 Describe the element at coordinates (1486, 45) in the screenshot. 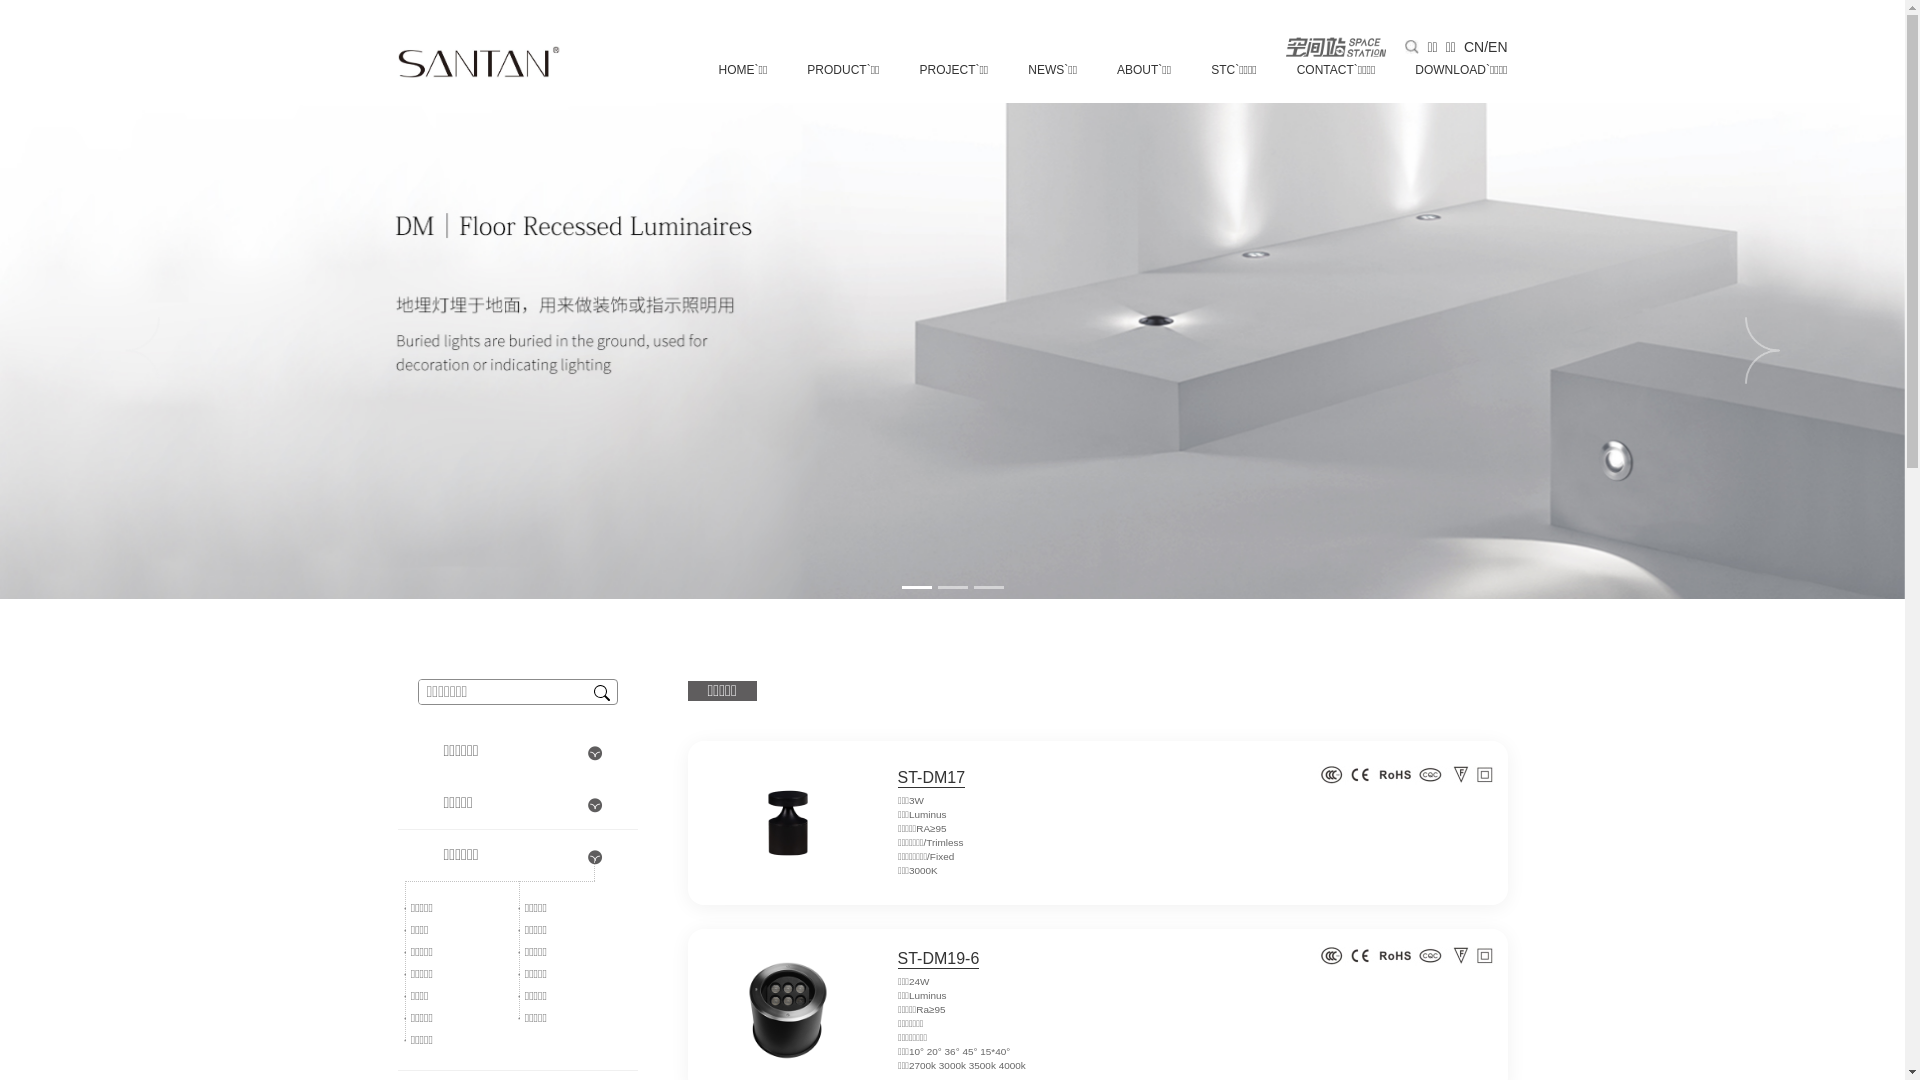

I see `'CN/EN'` at that location.